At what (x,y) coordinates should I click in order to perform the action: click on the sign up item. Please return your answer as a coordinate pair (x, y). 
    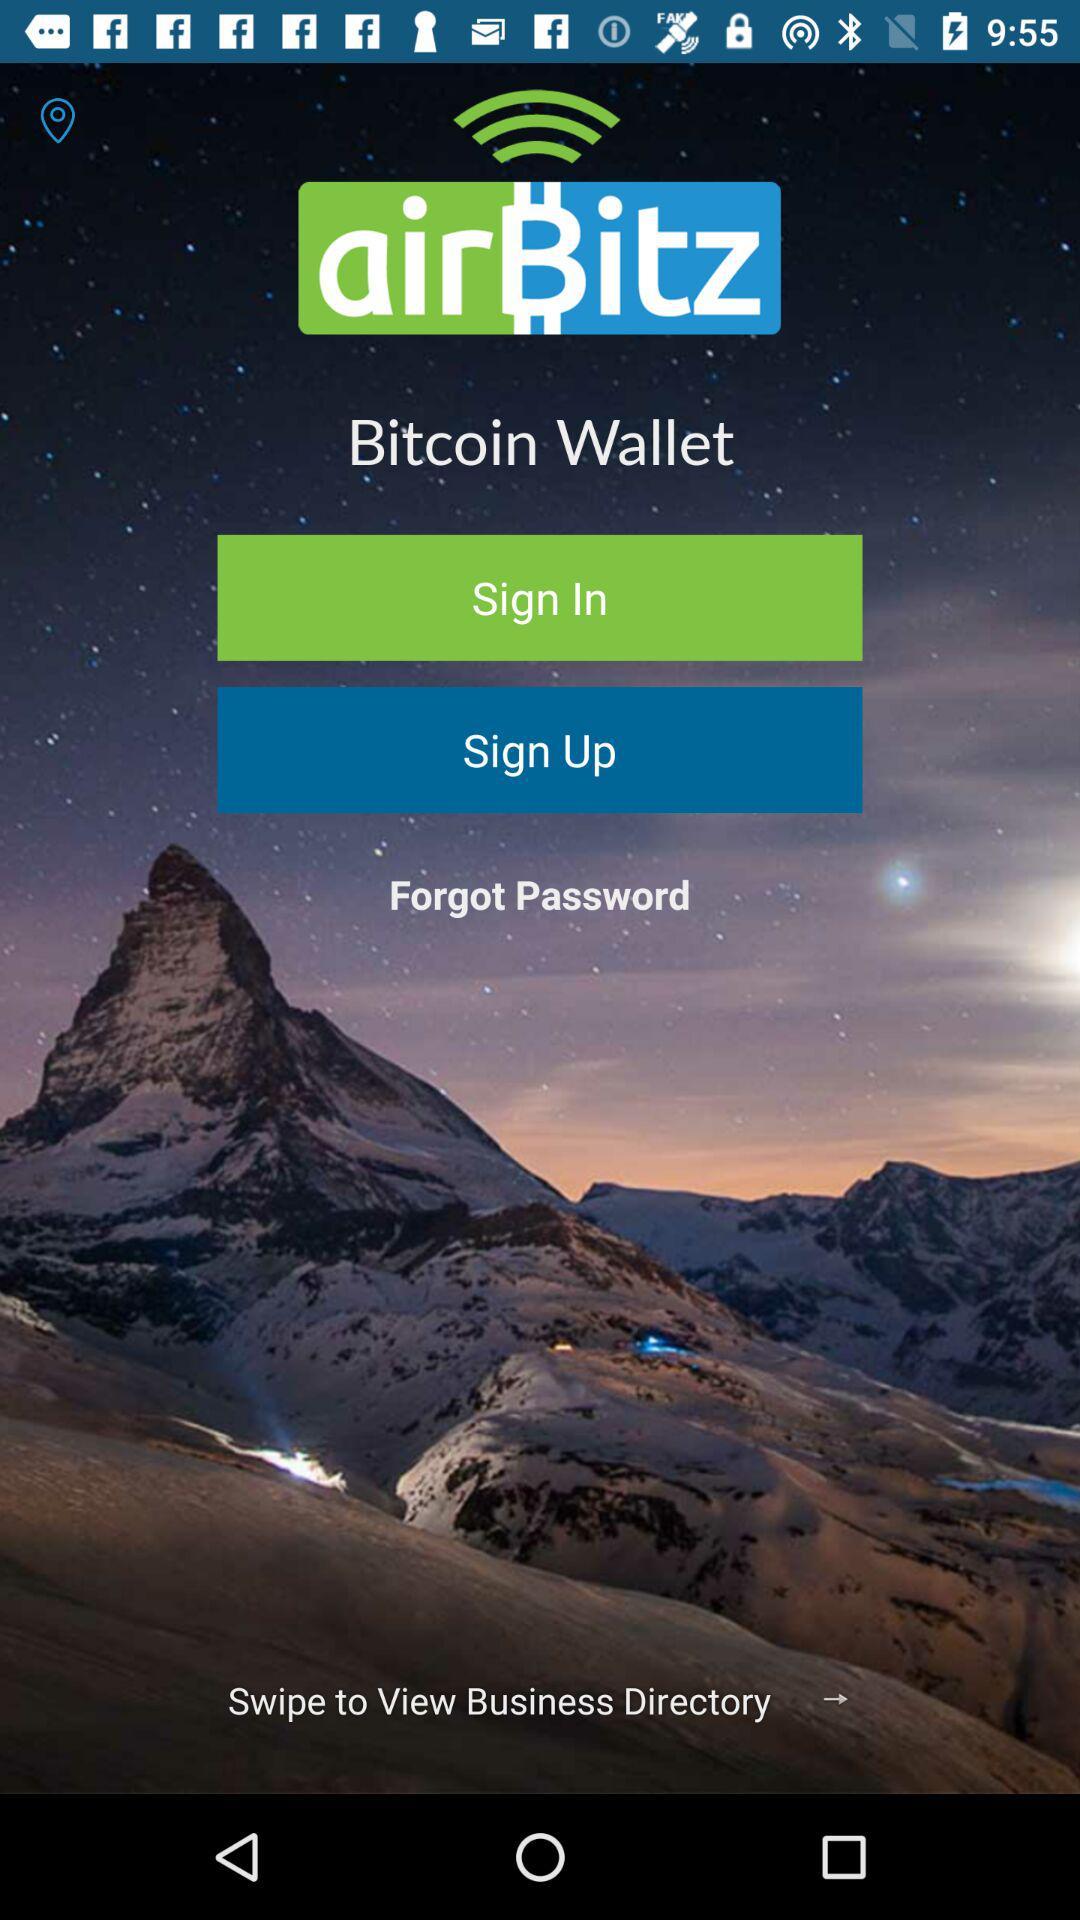
    Looking at the image, I should click on (540, 748).